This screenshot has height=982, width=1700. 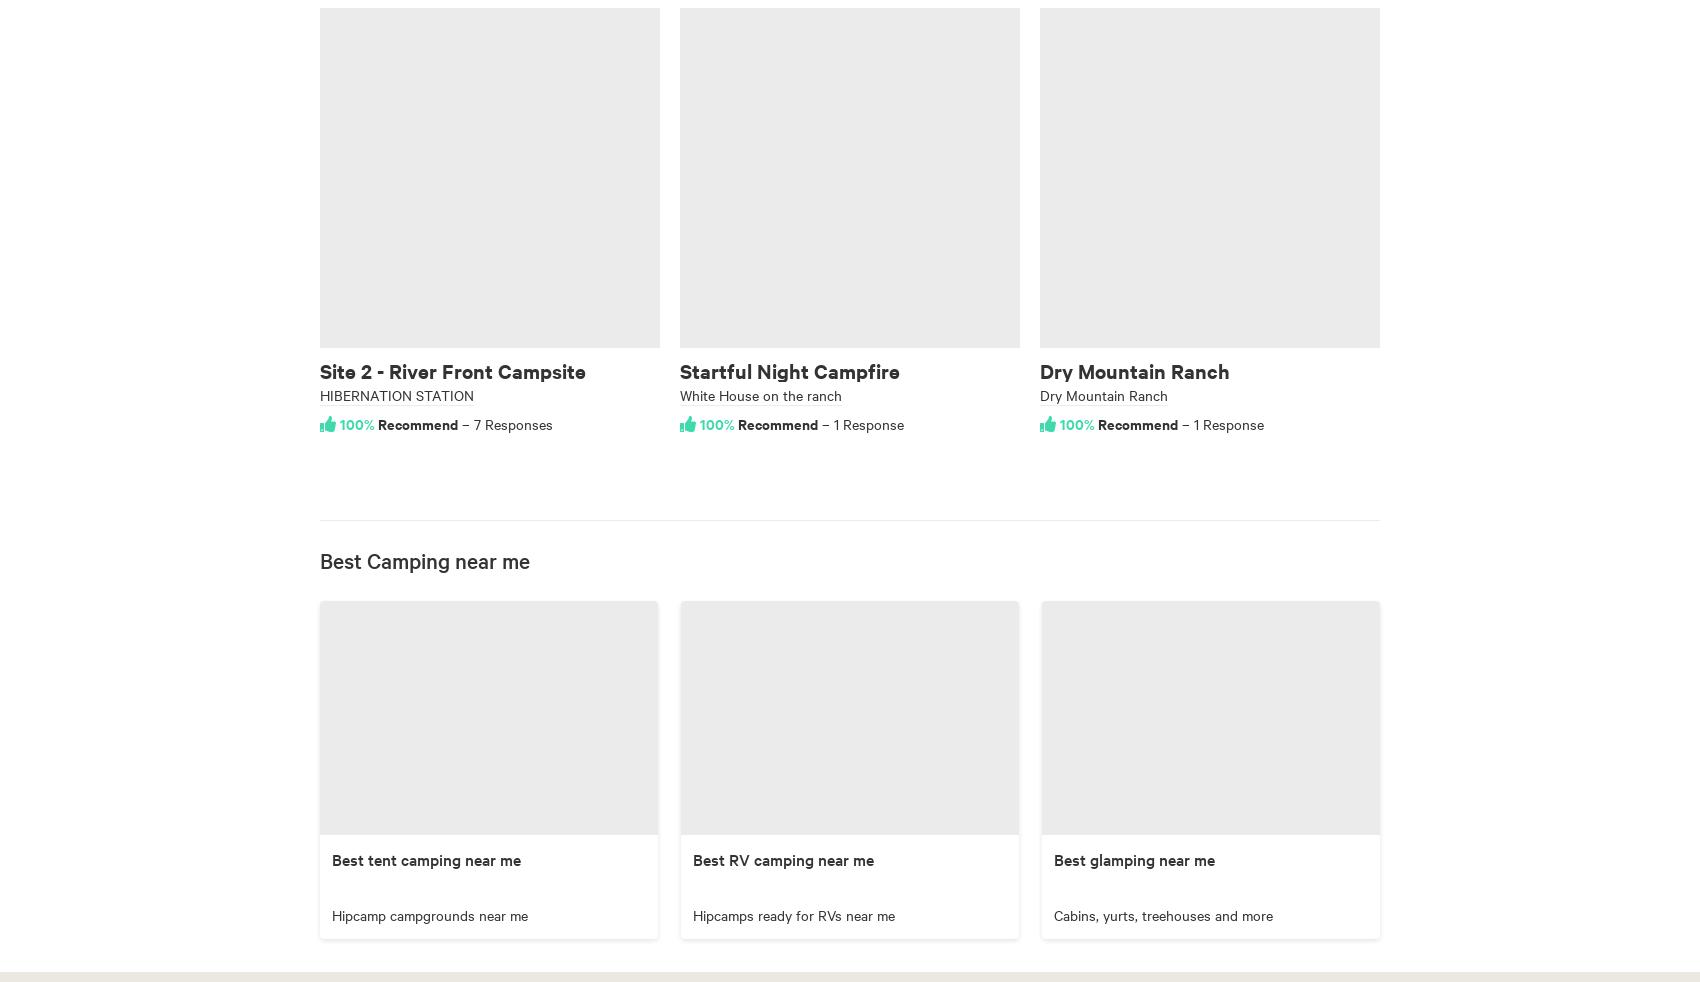 I want to click on 'Best Camping near me', so click(x=425, y=557).